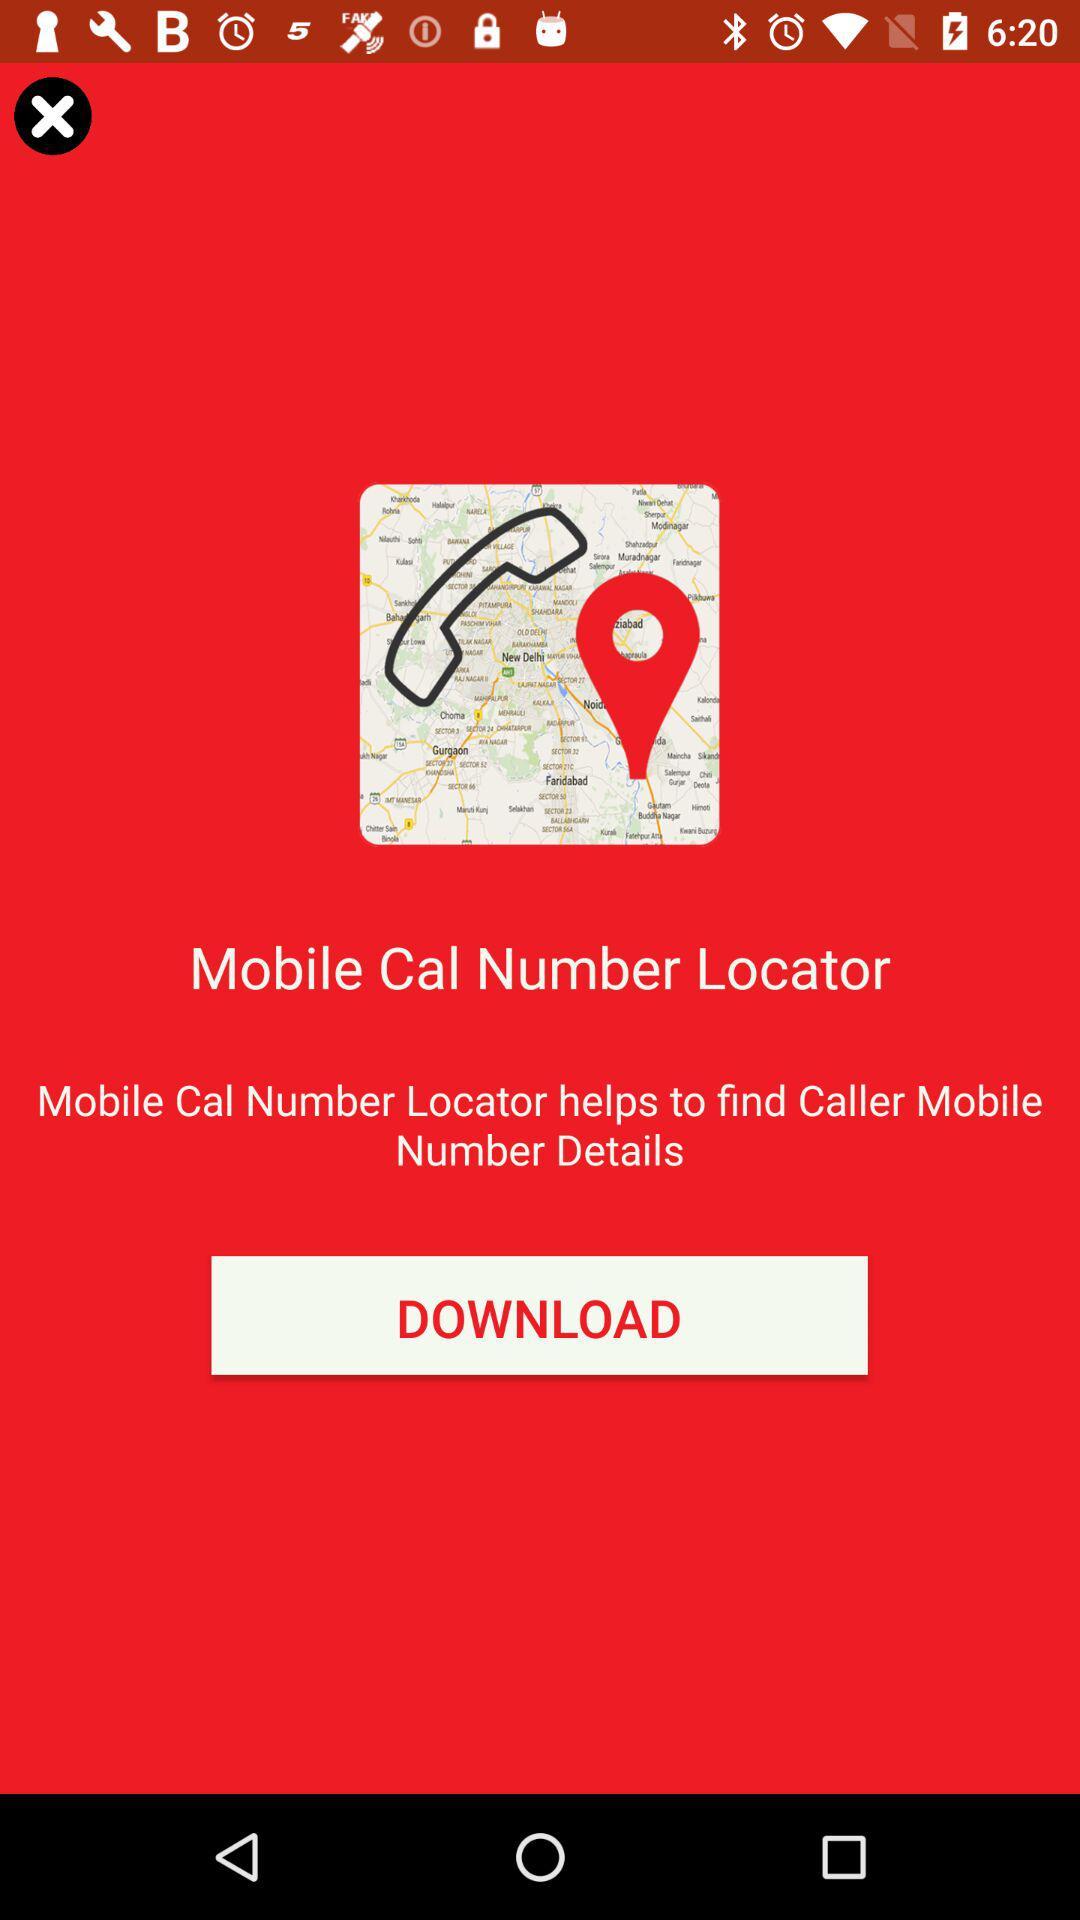 The image size is (1080, 1920). Describe the element at coordinates (51, 114) in the screenshot. I see `the close icon` at that location.